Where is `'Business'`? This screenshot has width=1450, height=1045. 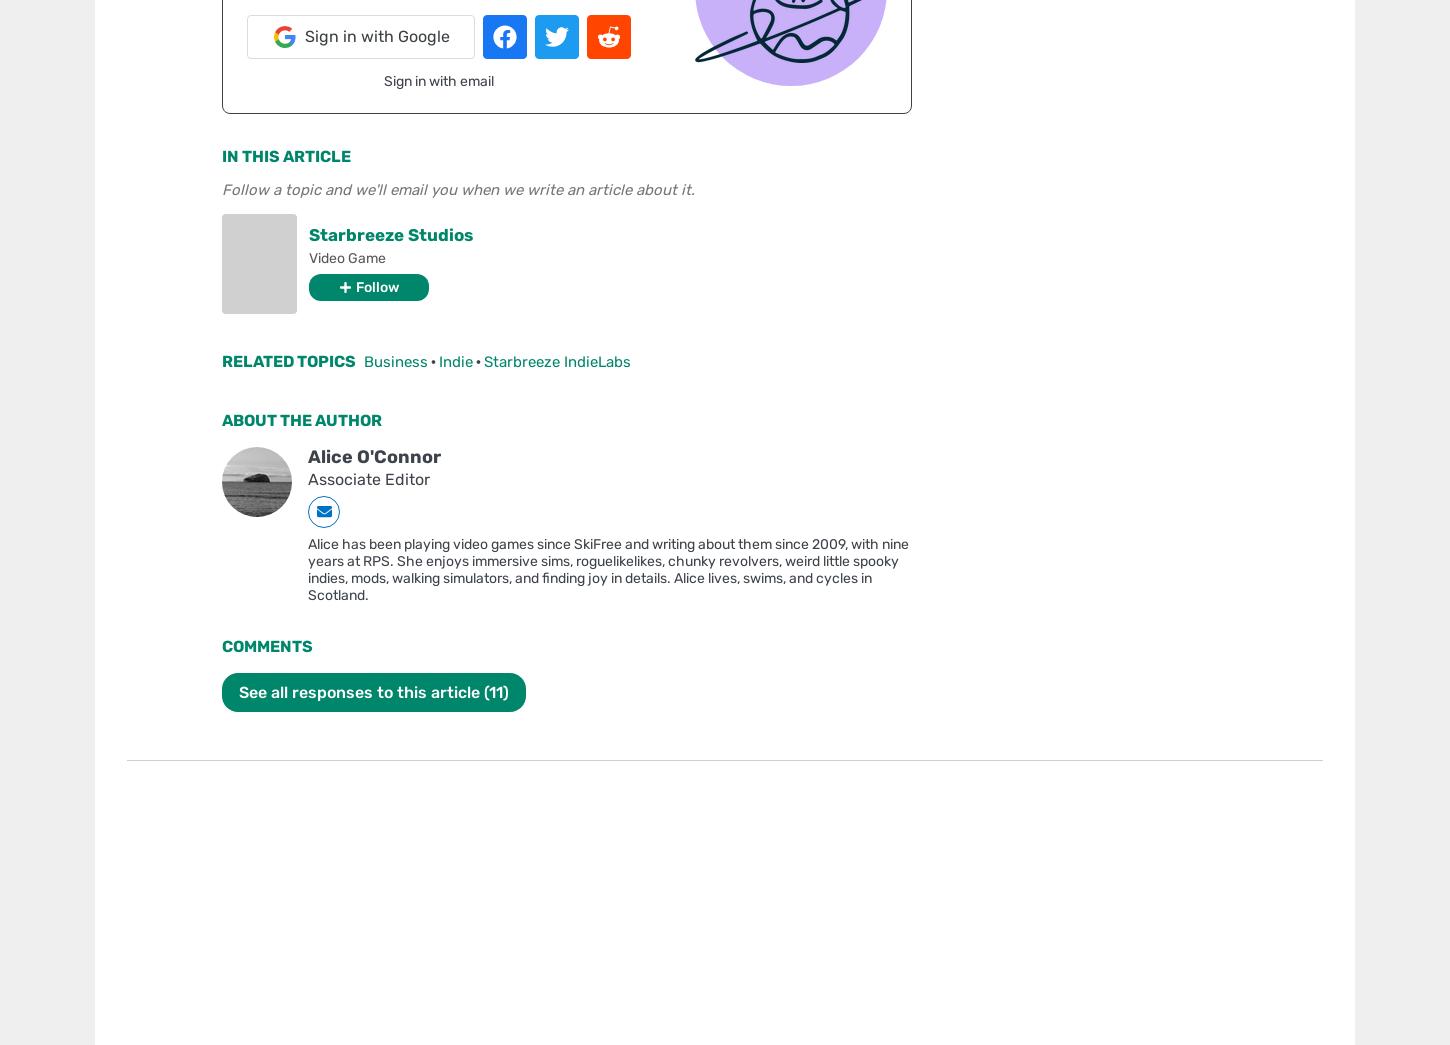
'Business' is located at coordinates (394, 360).